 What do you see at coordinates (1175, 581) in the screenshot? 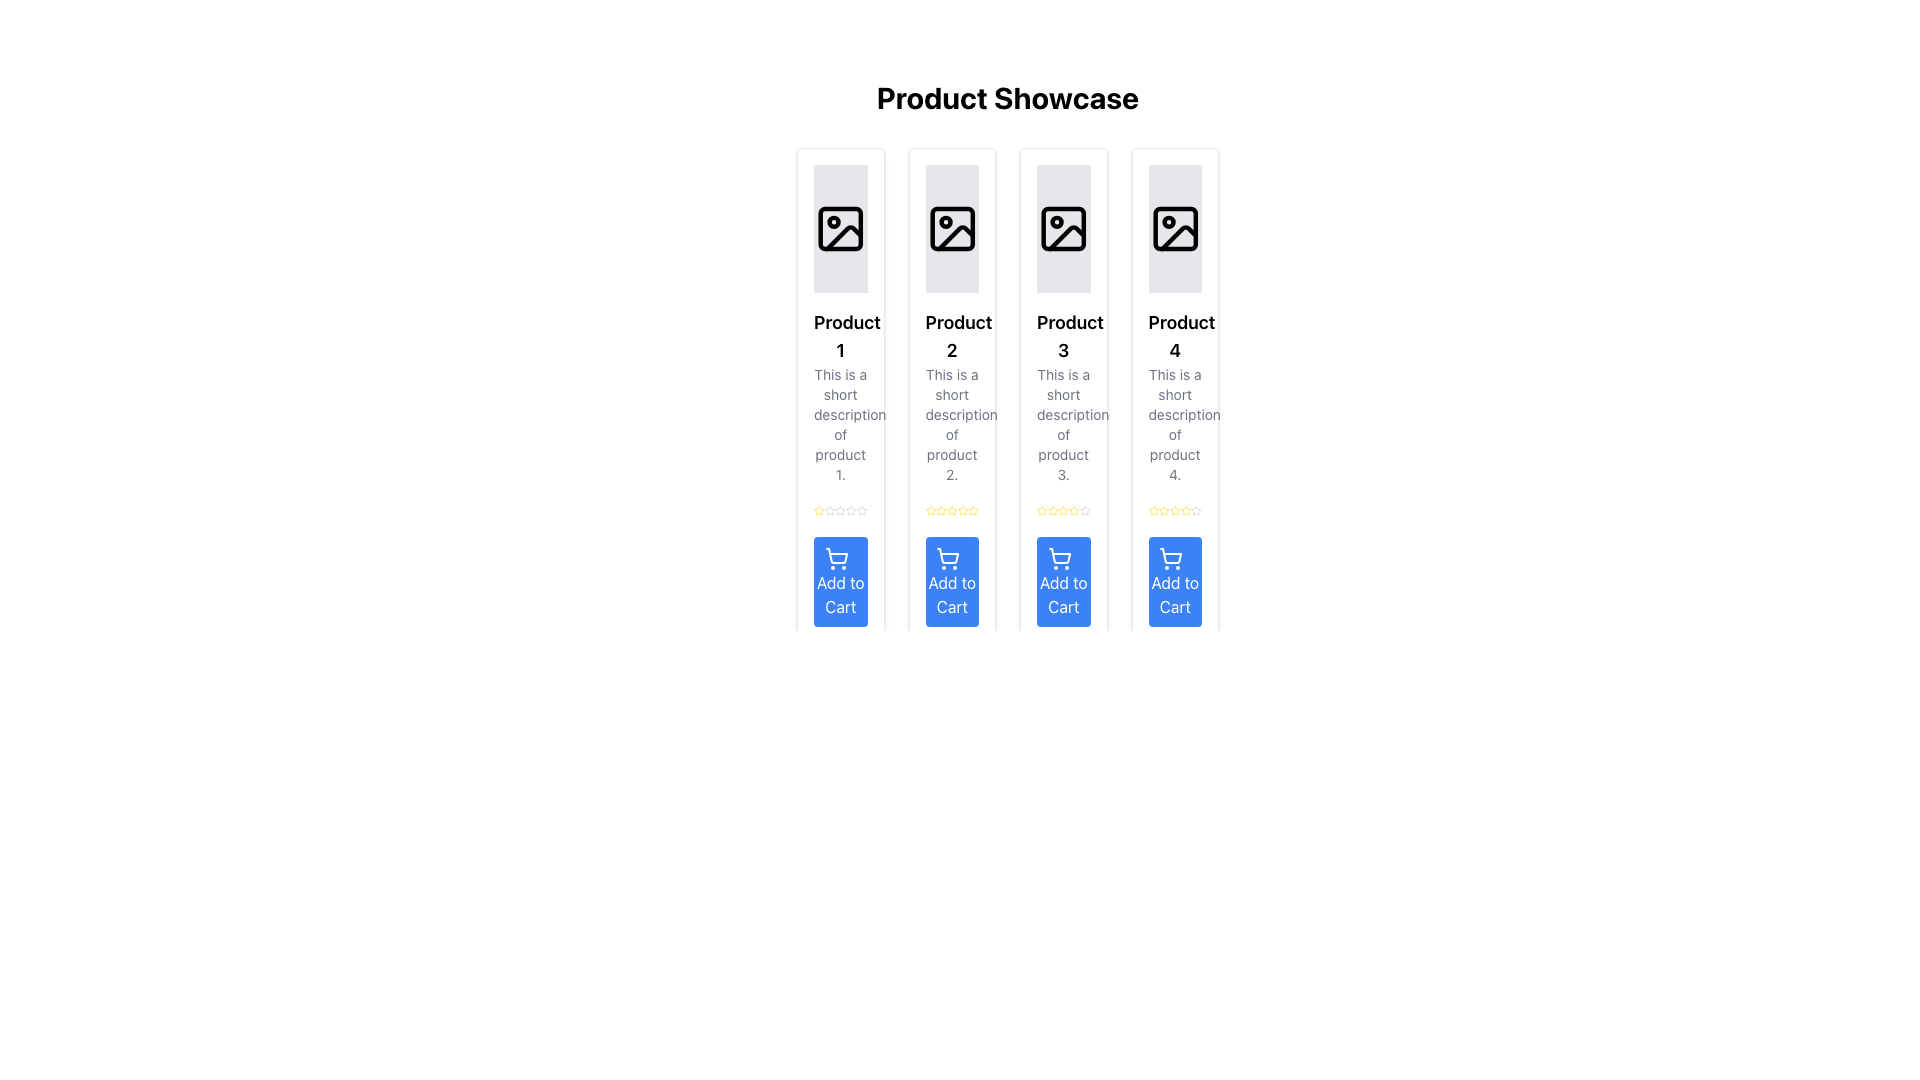
I see `the 'Add to Cart' button with a blue background and a shopping cart icon` at bounding box center [1175, 581].